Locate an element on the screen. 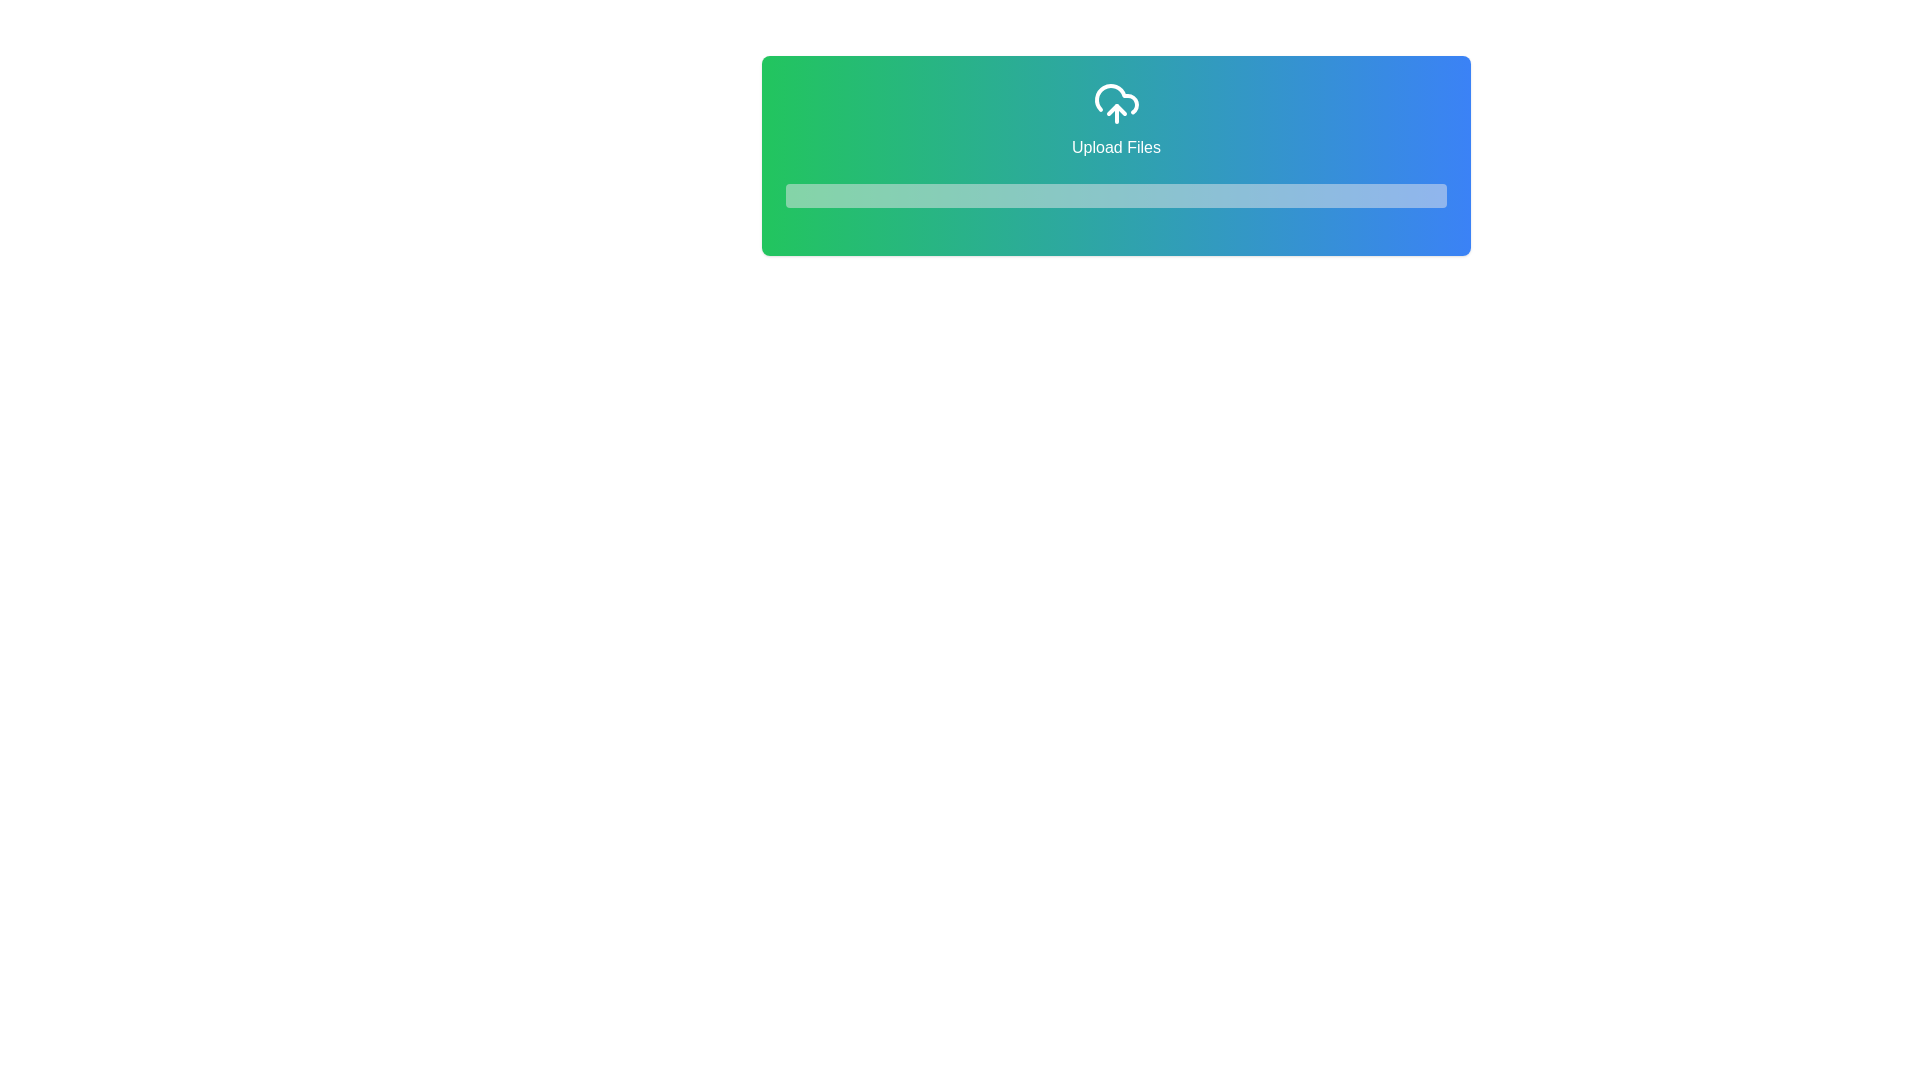 The image size is (1920, 1080). the button-like component with a gradient background and an upload icon labeled 'Upload Files' to initiate file selection is located at coordinates (1115, 154).